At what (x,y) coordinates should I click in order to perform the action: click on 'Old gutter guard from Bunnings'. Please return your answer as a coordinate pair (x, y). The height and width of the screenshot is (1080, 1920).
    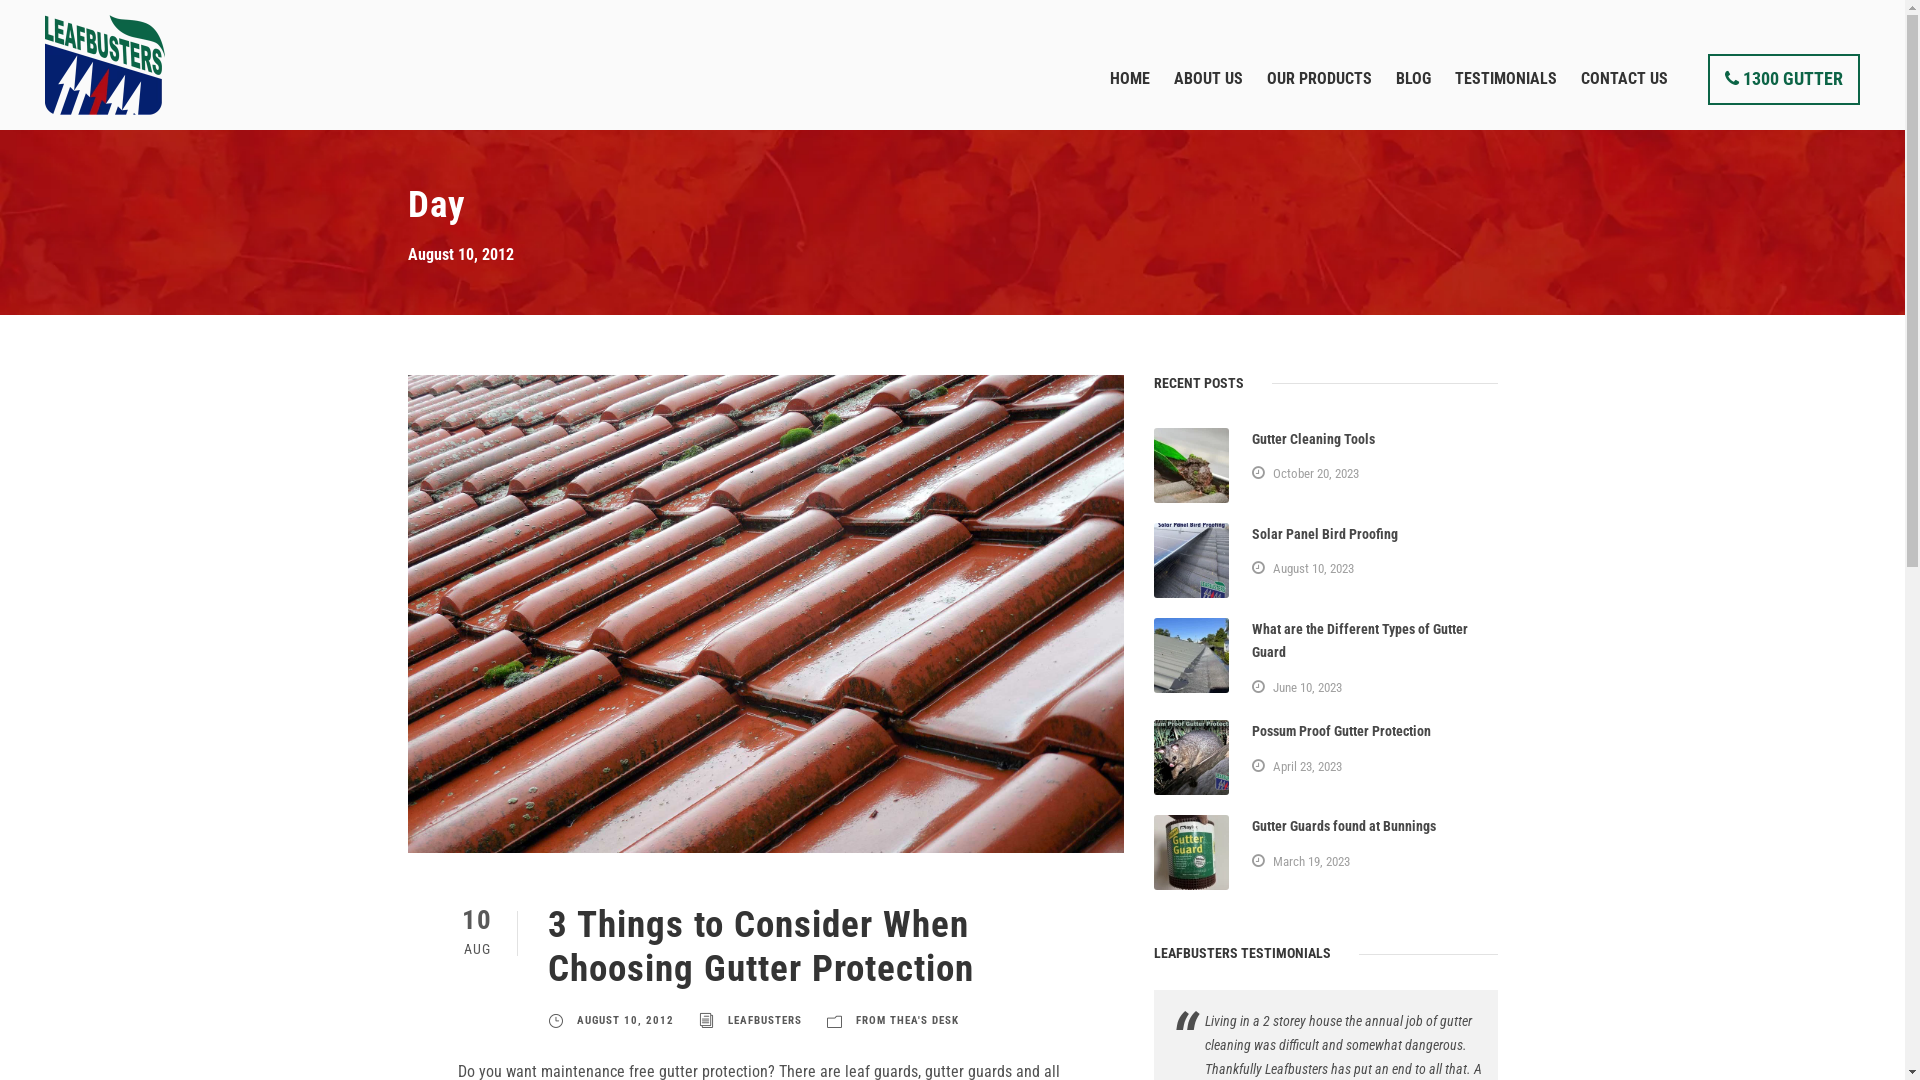
    Looking at the image, I should click on (1191, 852).